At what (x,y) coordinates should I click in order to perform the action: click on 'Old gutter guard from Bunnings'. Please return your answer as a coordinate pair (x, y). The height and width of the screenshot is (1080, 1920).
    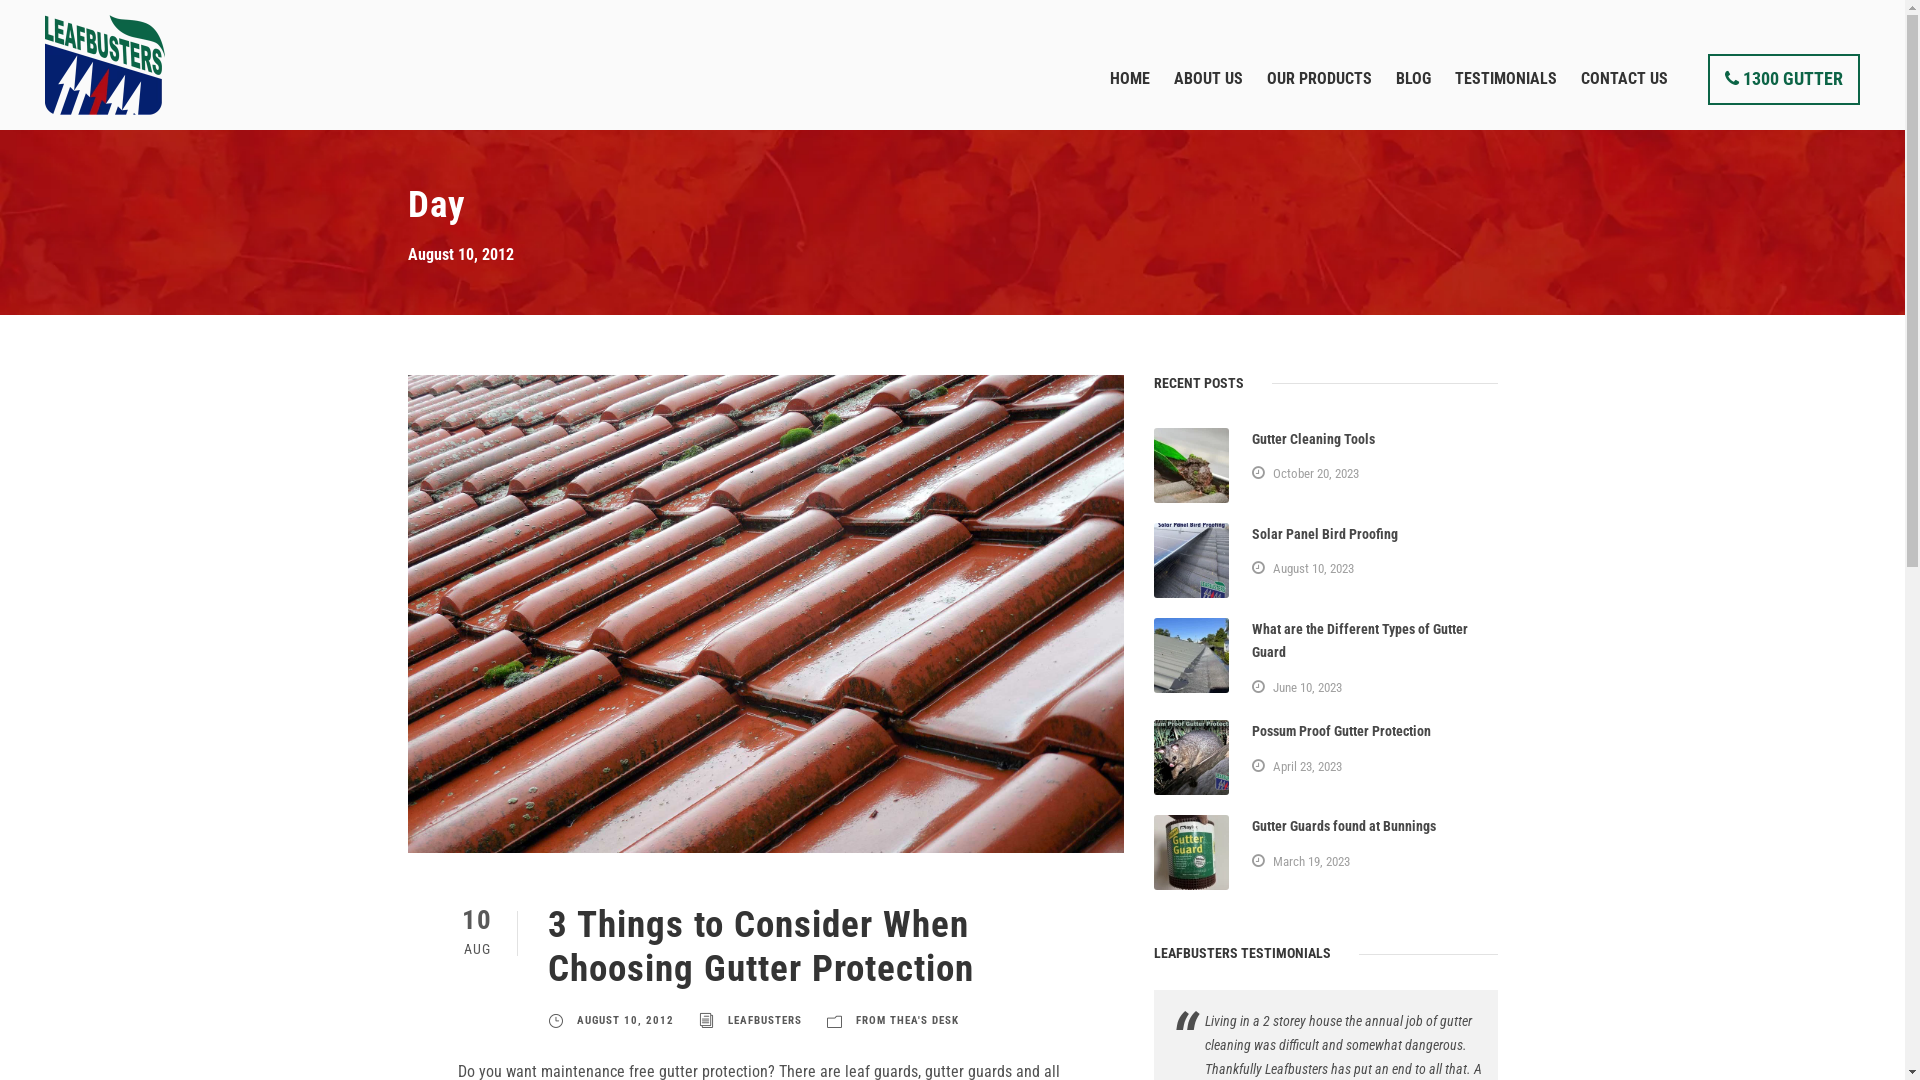
    Looking at the image, I should click on (1191, 852).